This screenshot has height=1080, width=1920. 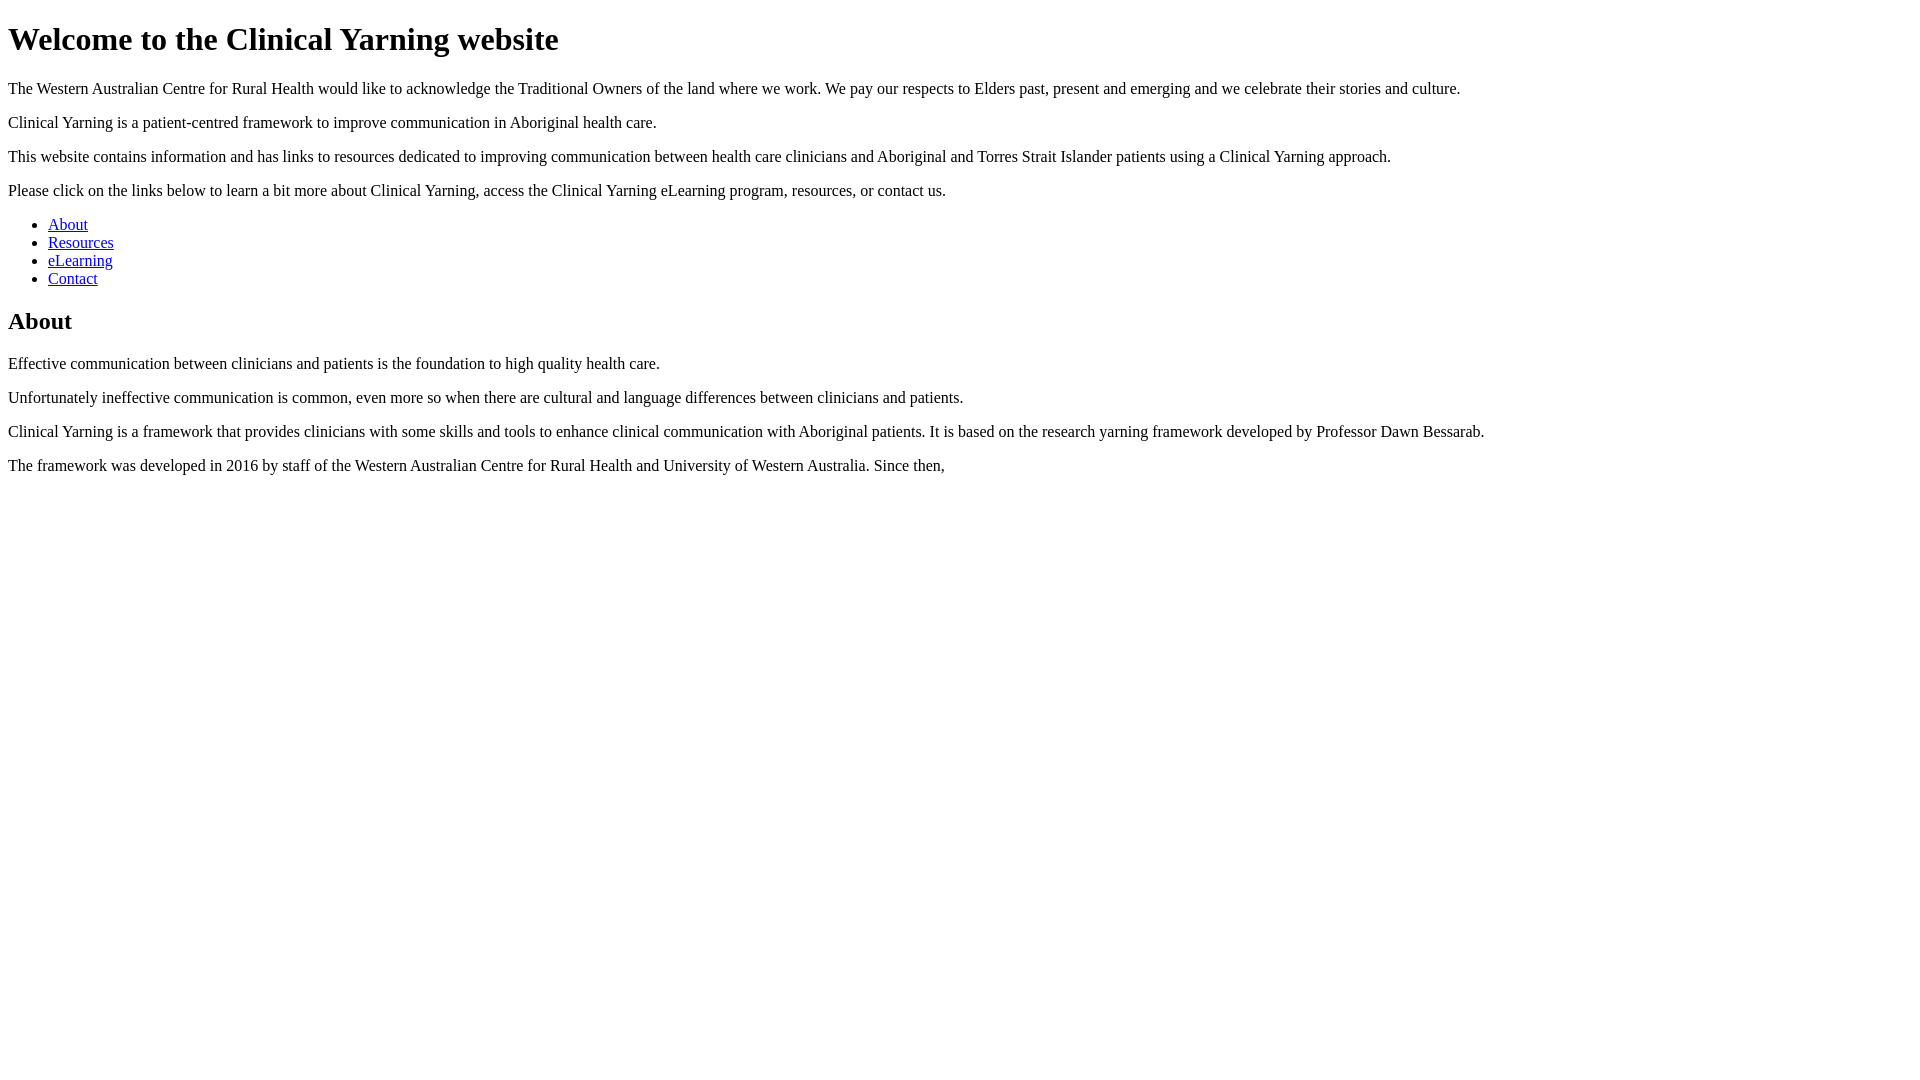 I want to click on 'eLearning', so click(x=80, y=259).